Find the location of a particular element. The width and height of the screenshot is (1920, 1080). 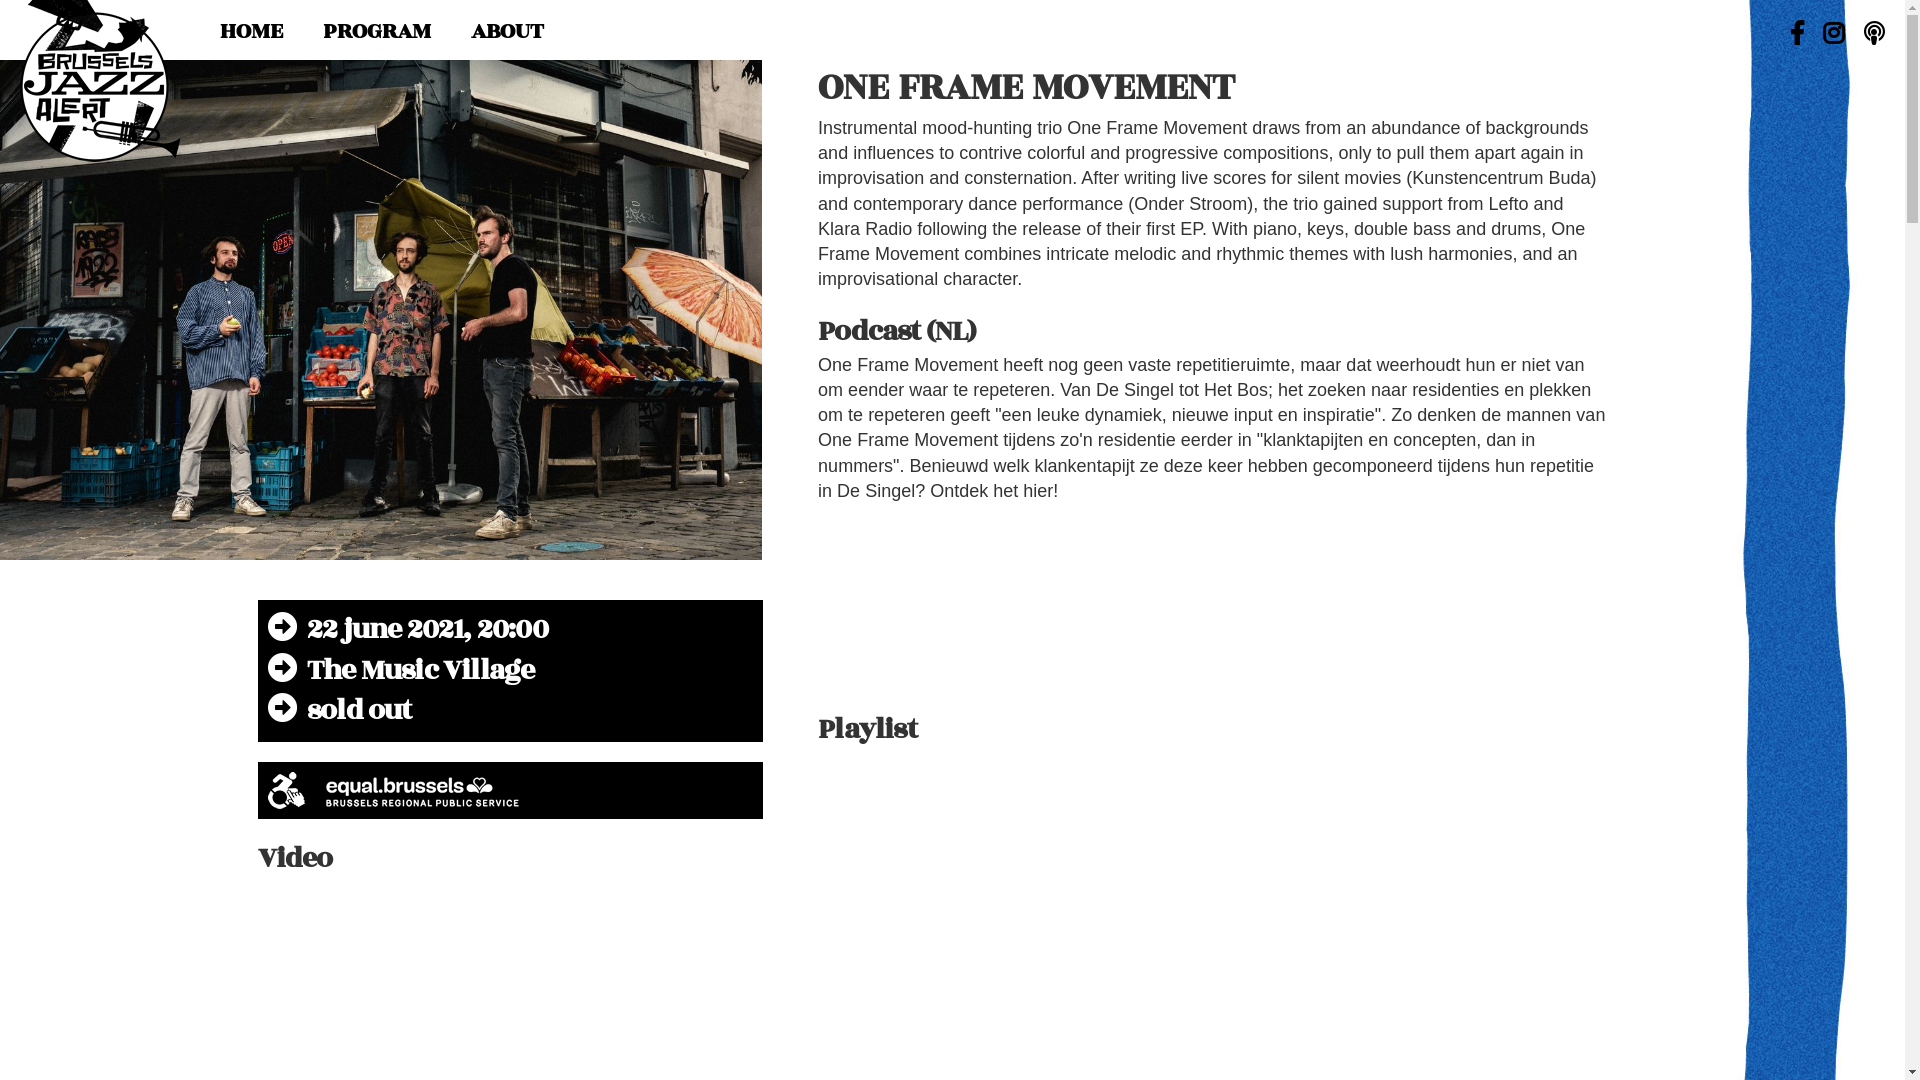

'HOME' is located at coordinates (250, 30).